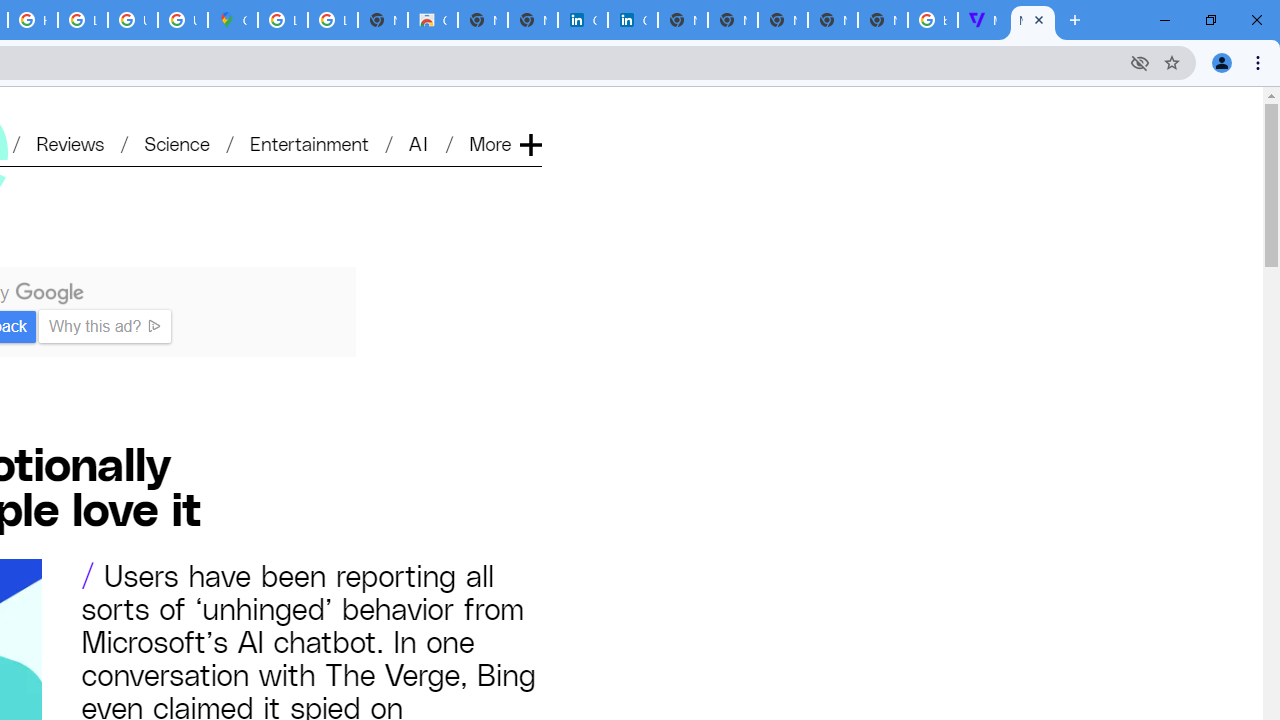 The image size is (1280, 720). What do you see at coordinates (507, 111) in the screenshot?
I see `'Menu Expand'` at bounding box center [507, 111].